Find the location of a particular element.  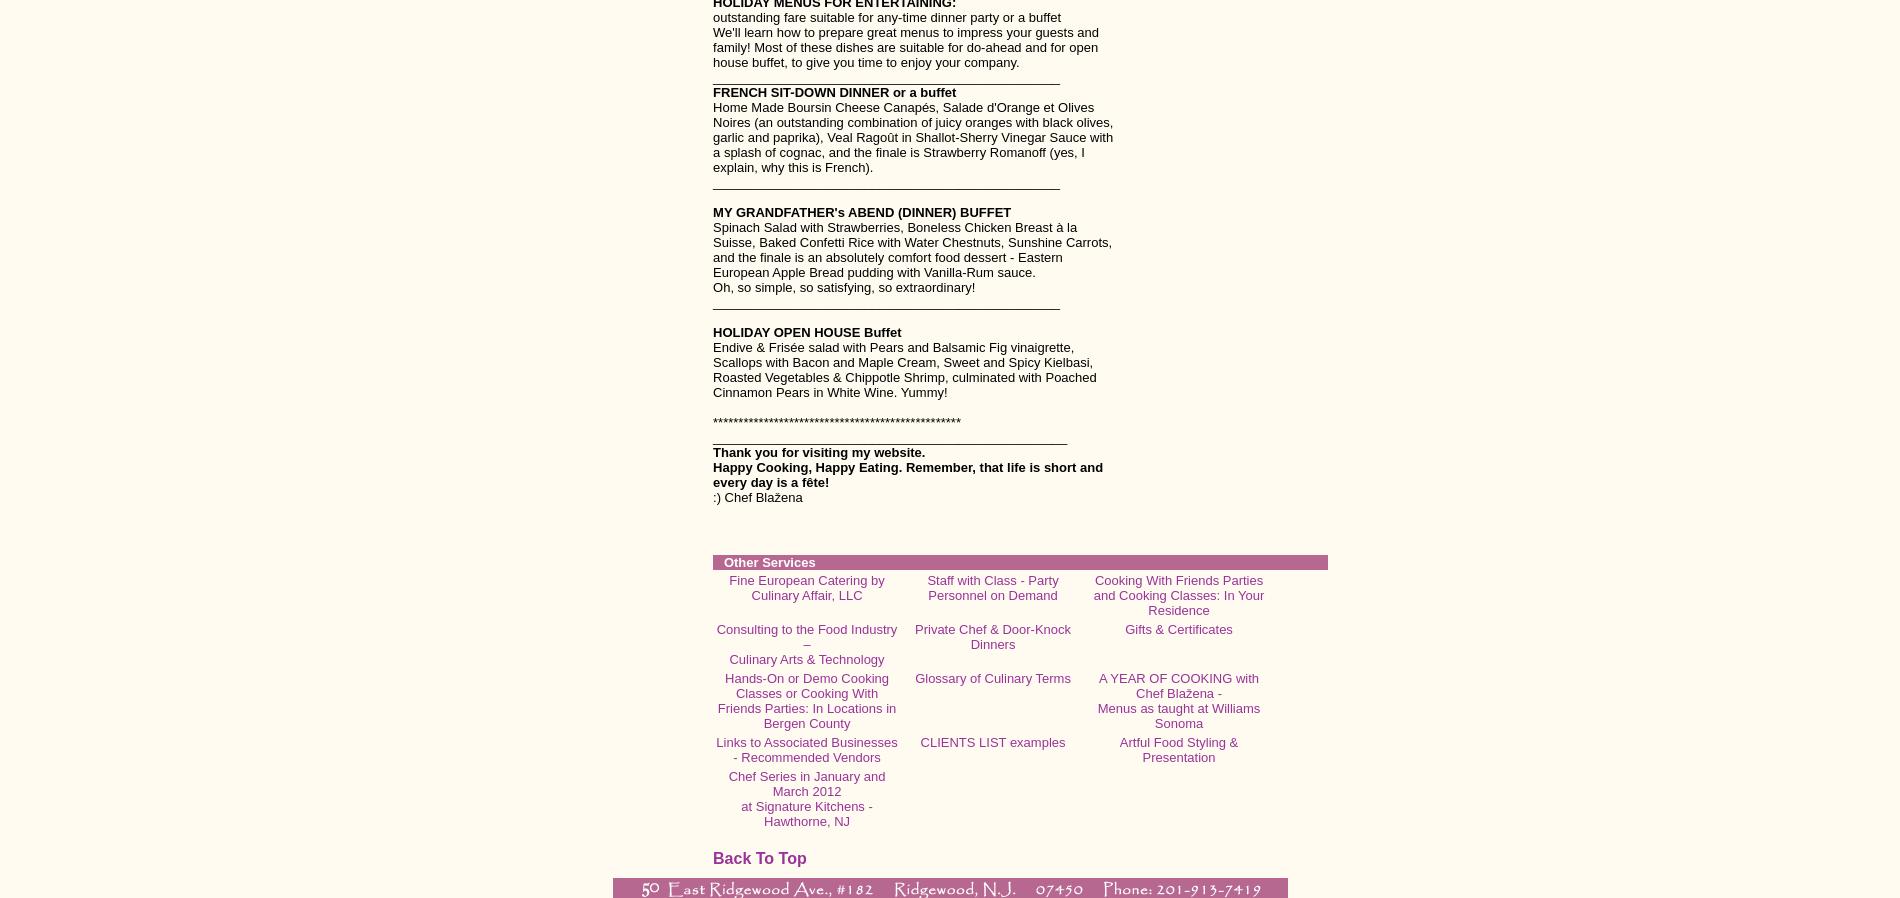

'Thank you for visiting my website.' is located at coordinates (818, 451).